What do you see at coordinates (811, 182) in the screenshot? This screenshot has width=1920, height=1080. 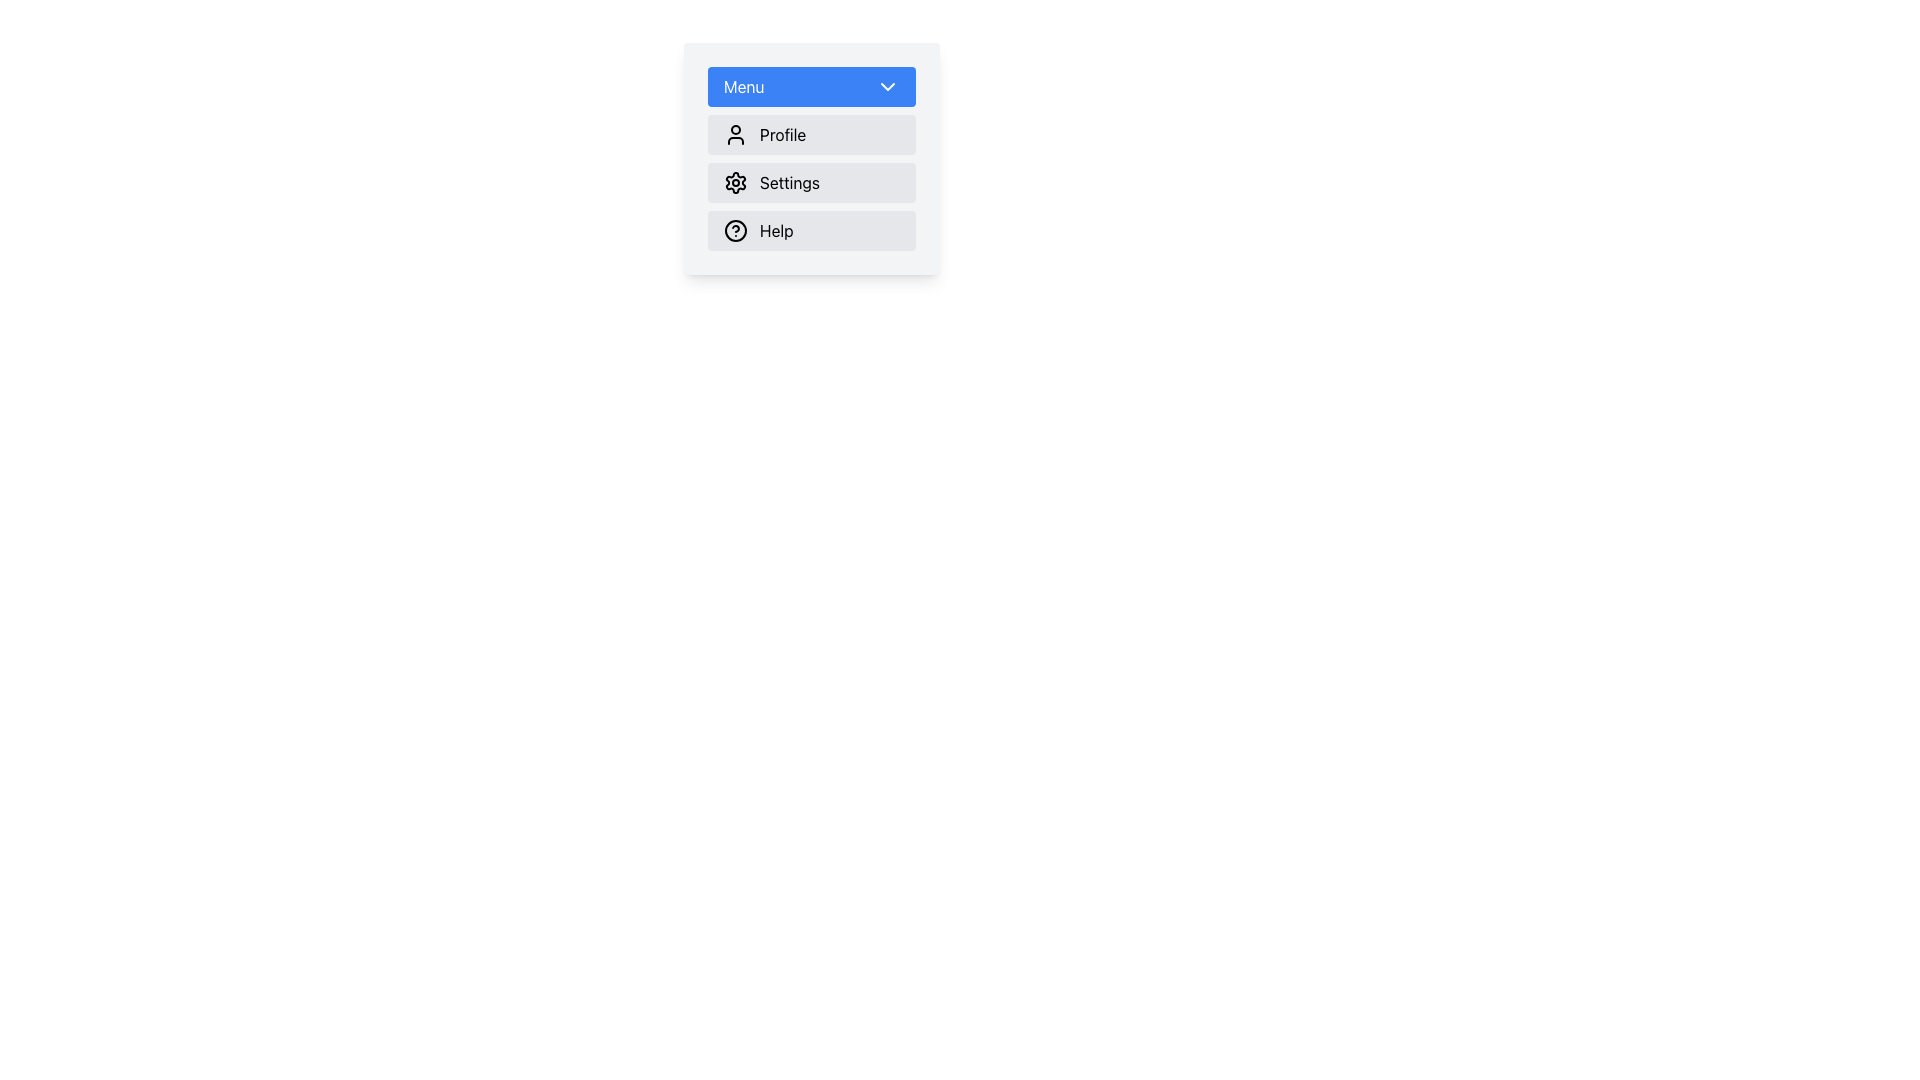 I see `the 'Settings' menu item, which is the second item in the vertical list under the 'Menu' dropdown` at bounding box center [811, 182].